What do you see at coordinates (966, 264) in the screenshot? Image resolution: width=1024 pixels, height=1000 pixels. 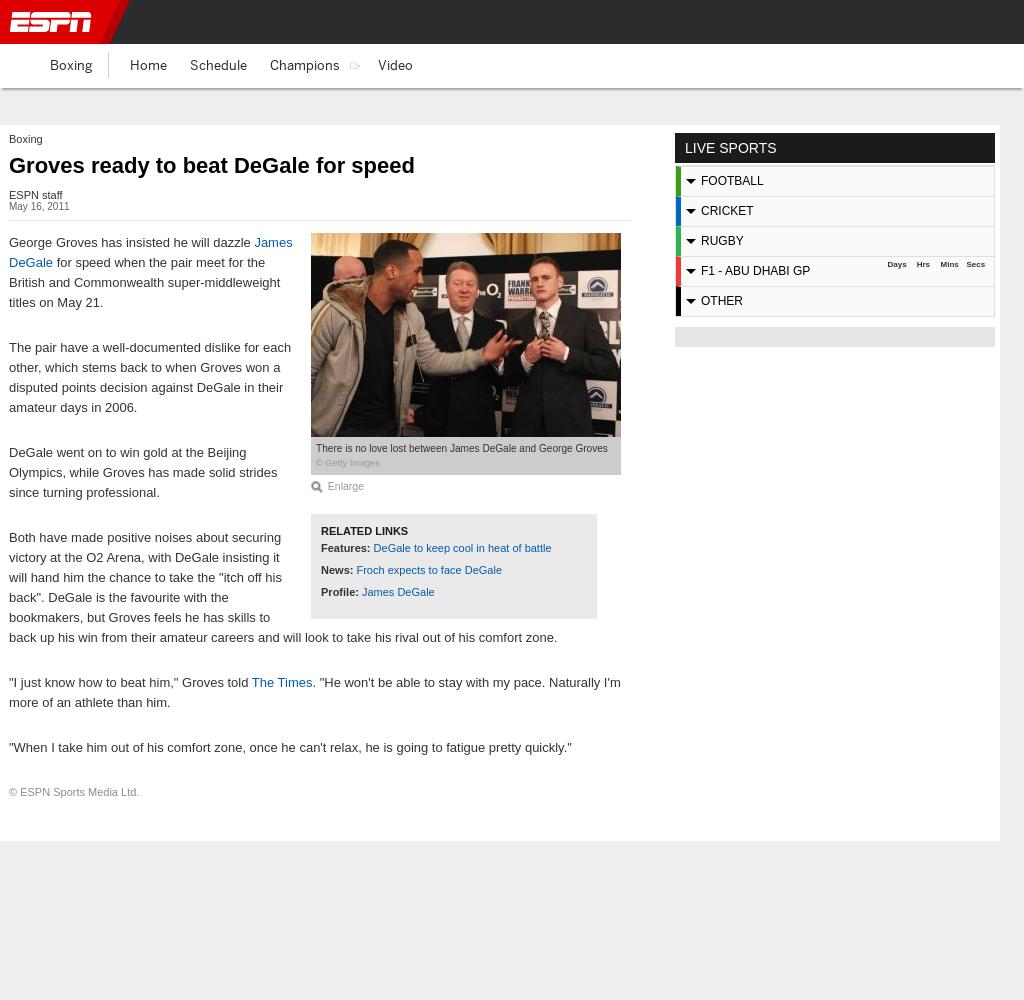 I see `'Secs'` at bounding box center [966, 264].